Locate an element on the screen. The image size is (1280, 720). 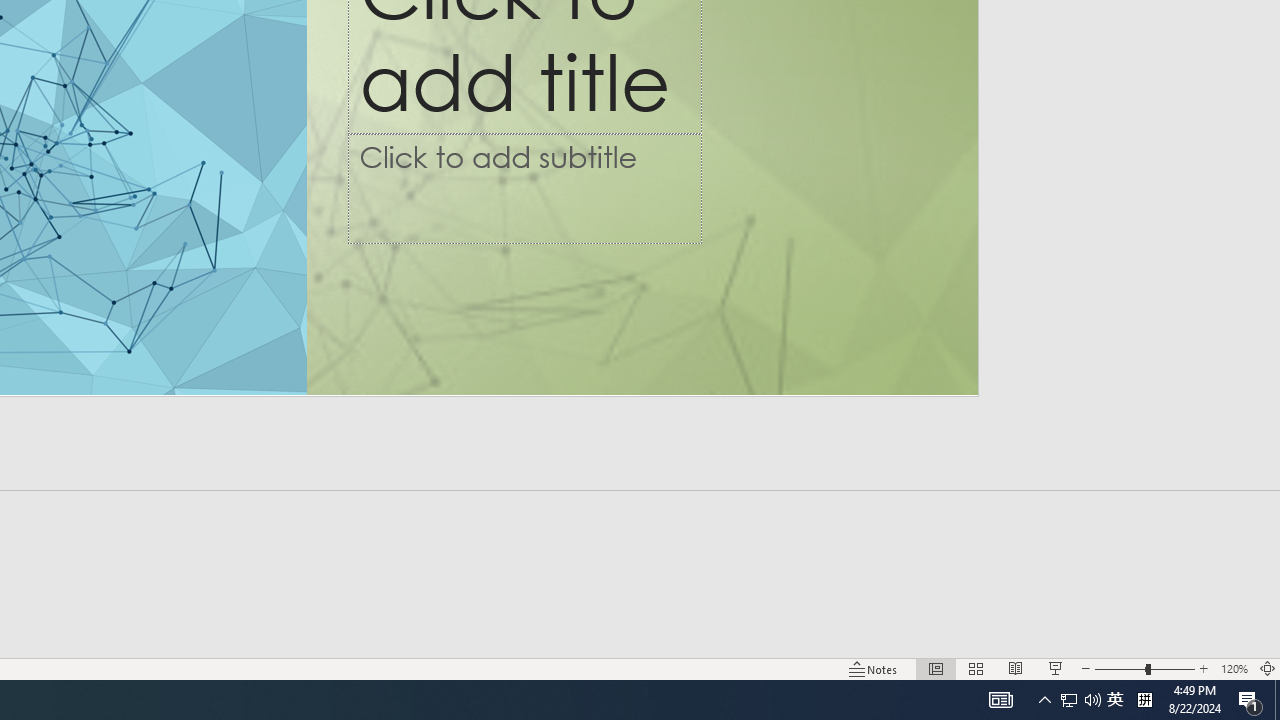
'Show desktop' is located at coordinates (1276, 698).